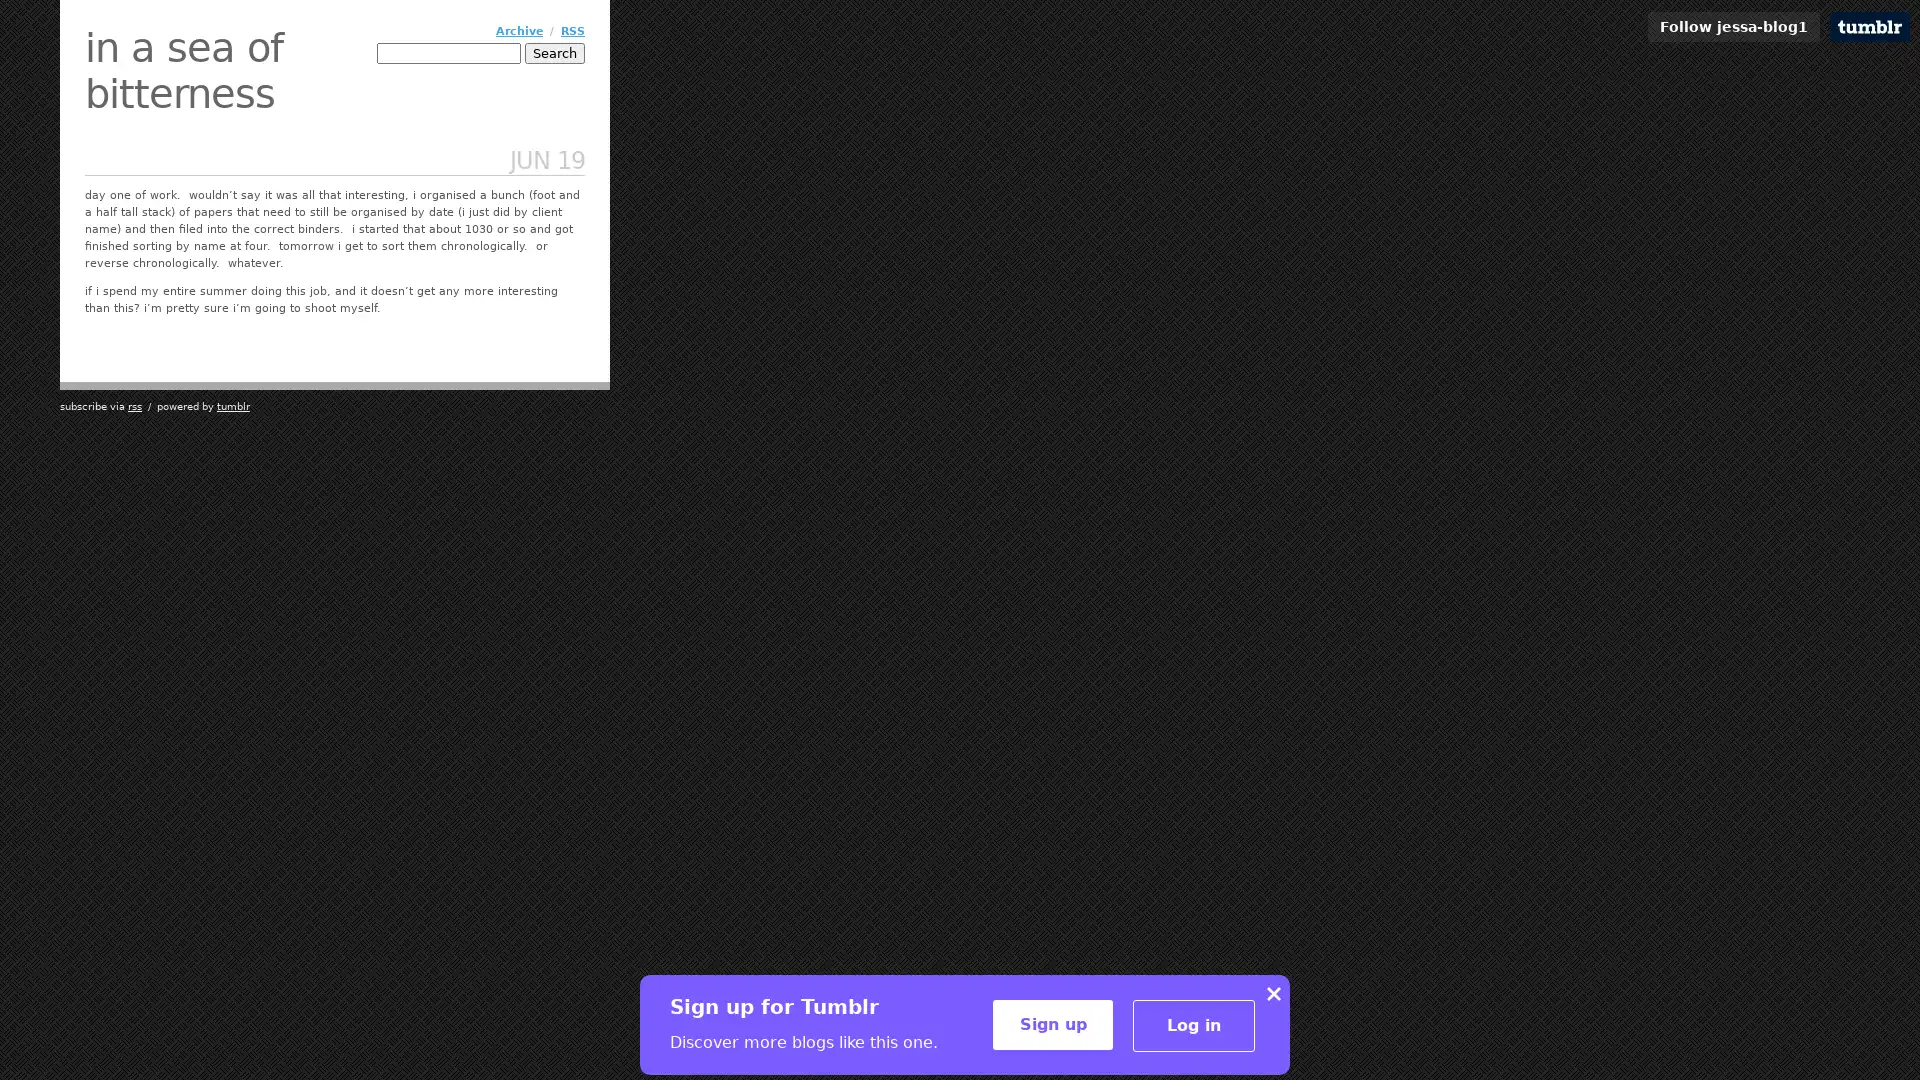  I want to click on Search, so click(555, 52).